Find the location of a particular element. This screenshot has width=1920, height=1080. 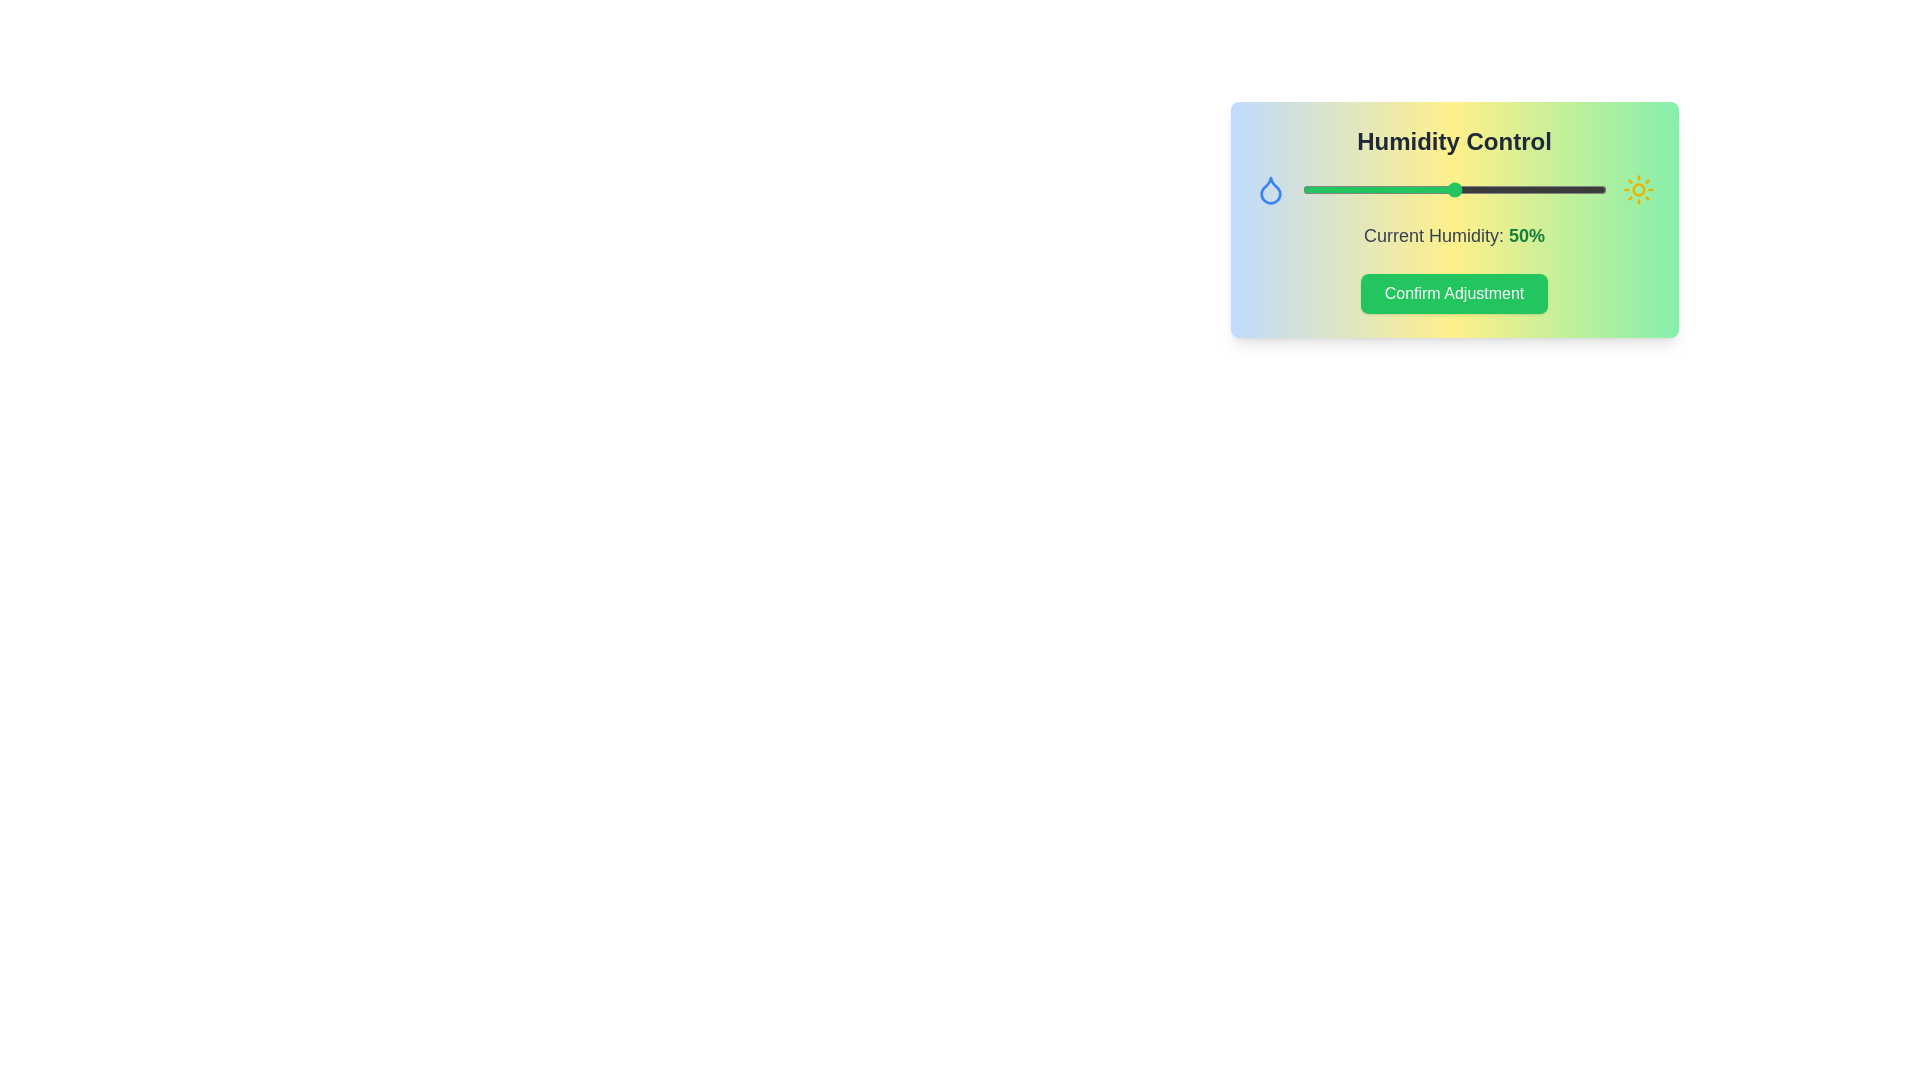

the humidity slider to 36% is located at coordinates (1410, 189).